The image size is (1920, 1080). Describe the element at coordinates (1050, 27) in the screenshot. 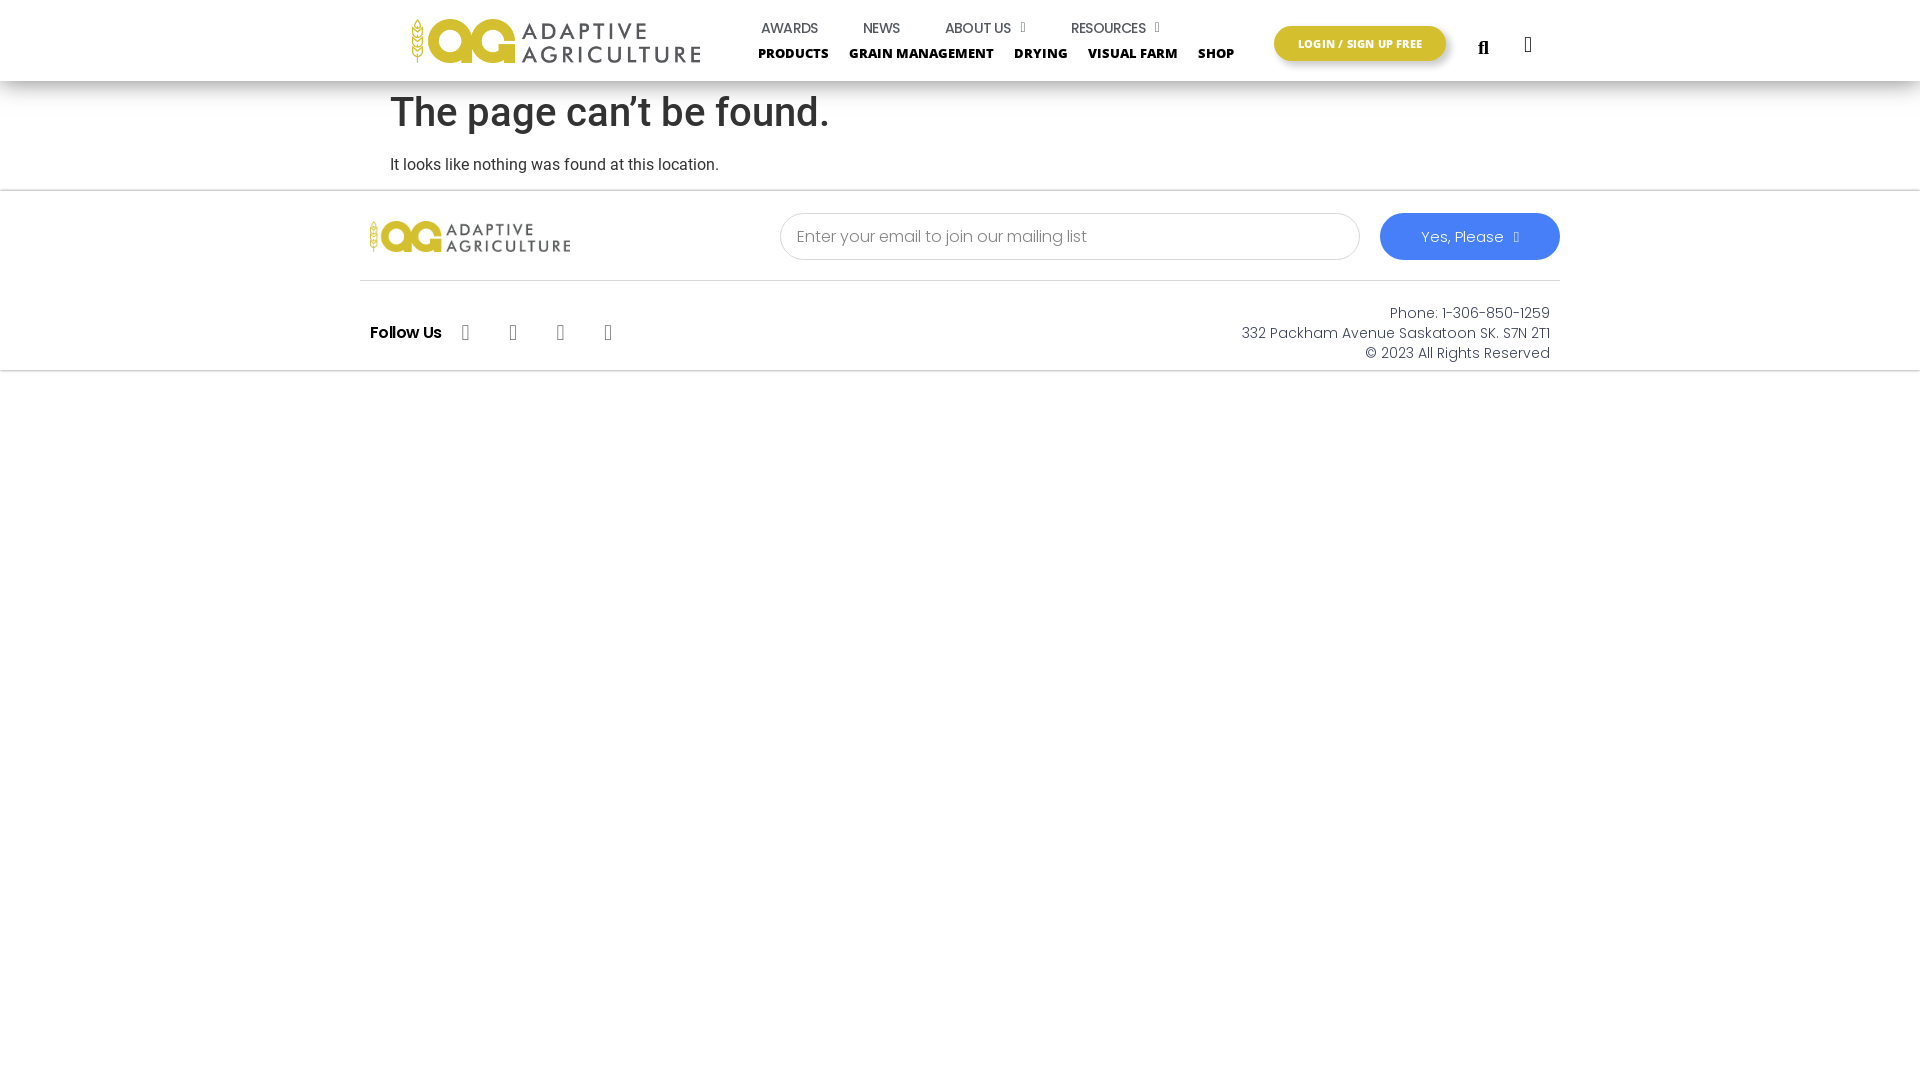

I see `'RESOURCES'` at that location.